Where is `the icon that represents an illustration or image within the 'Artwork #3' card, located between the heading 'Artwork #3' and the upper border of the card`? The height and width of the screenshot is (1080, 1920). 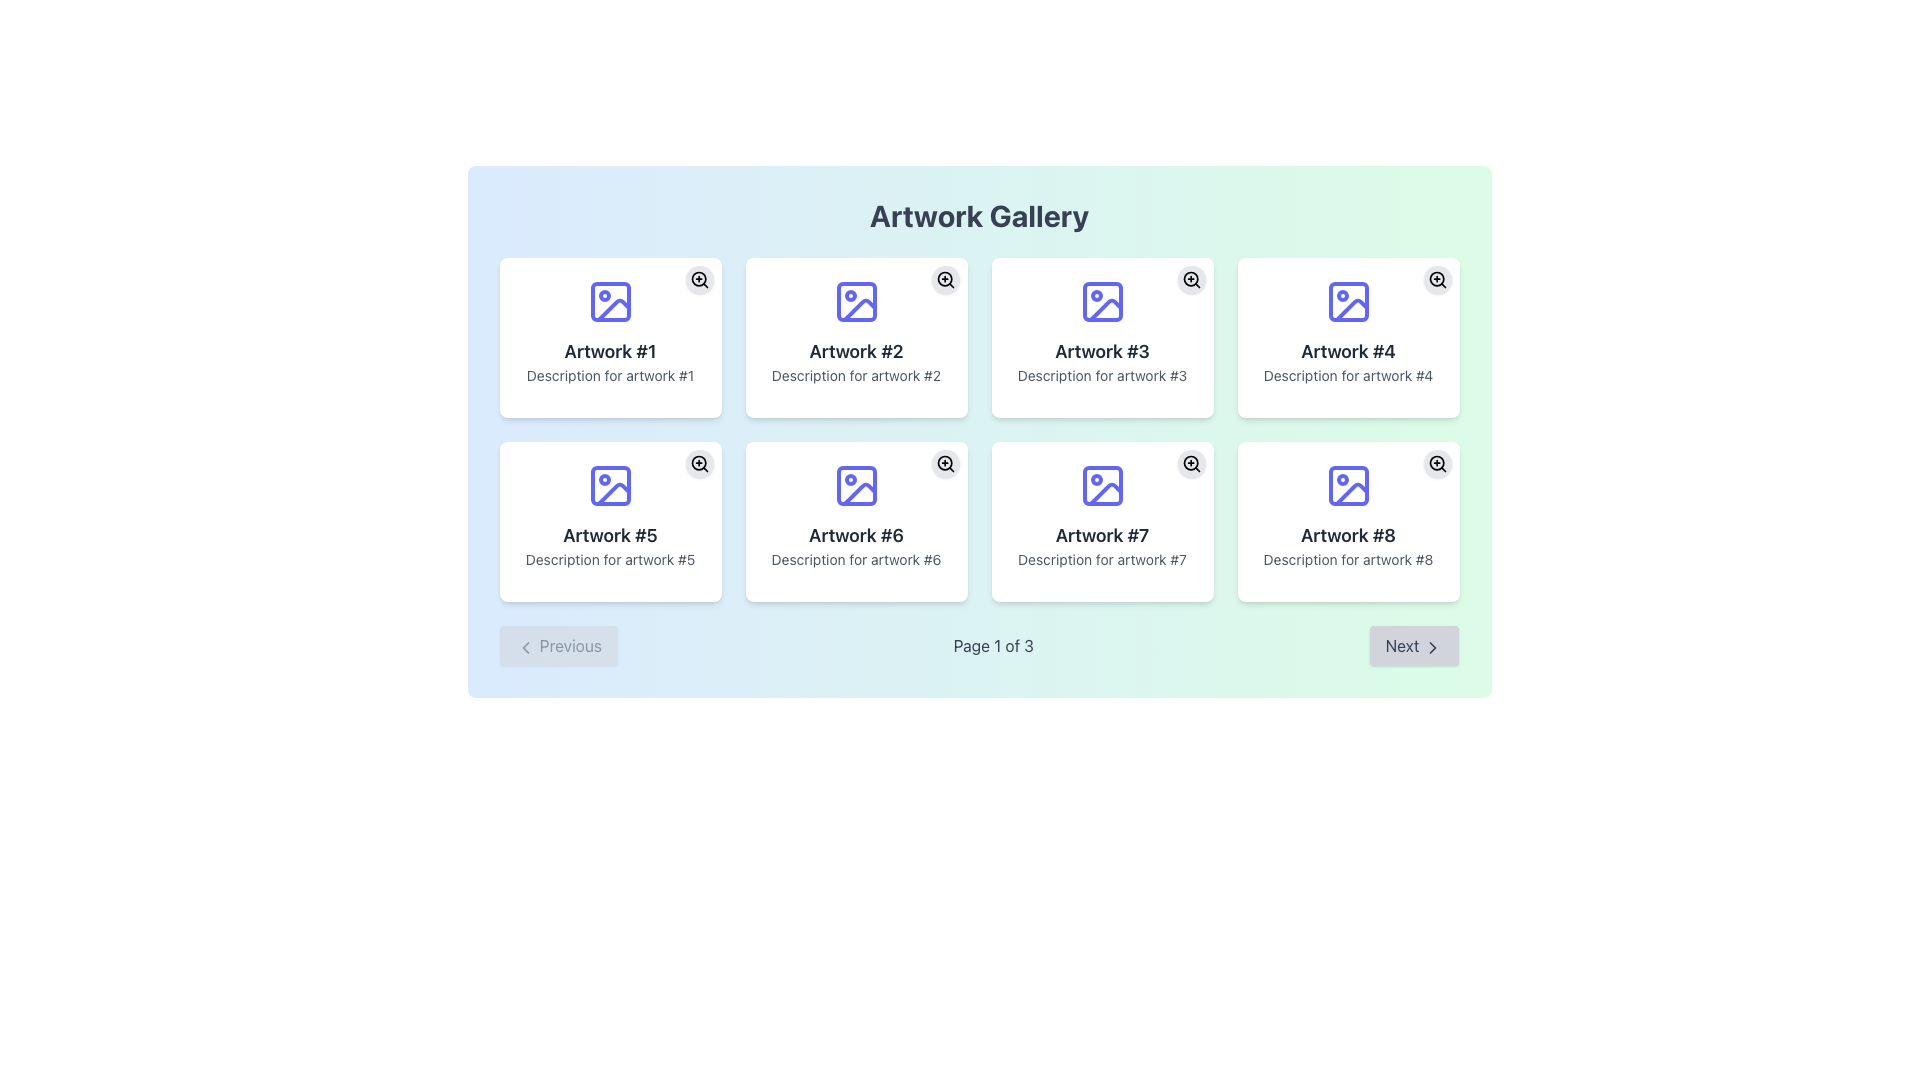 the icon that represents an illustration or image within the 'Artwork #3' card, located between the heading 'Artwork #3' and the upper border of the card is located at coordinates (1101, 301).